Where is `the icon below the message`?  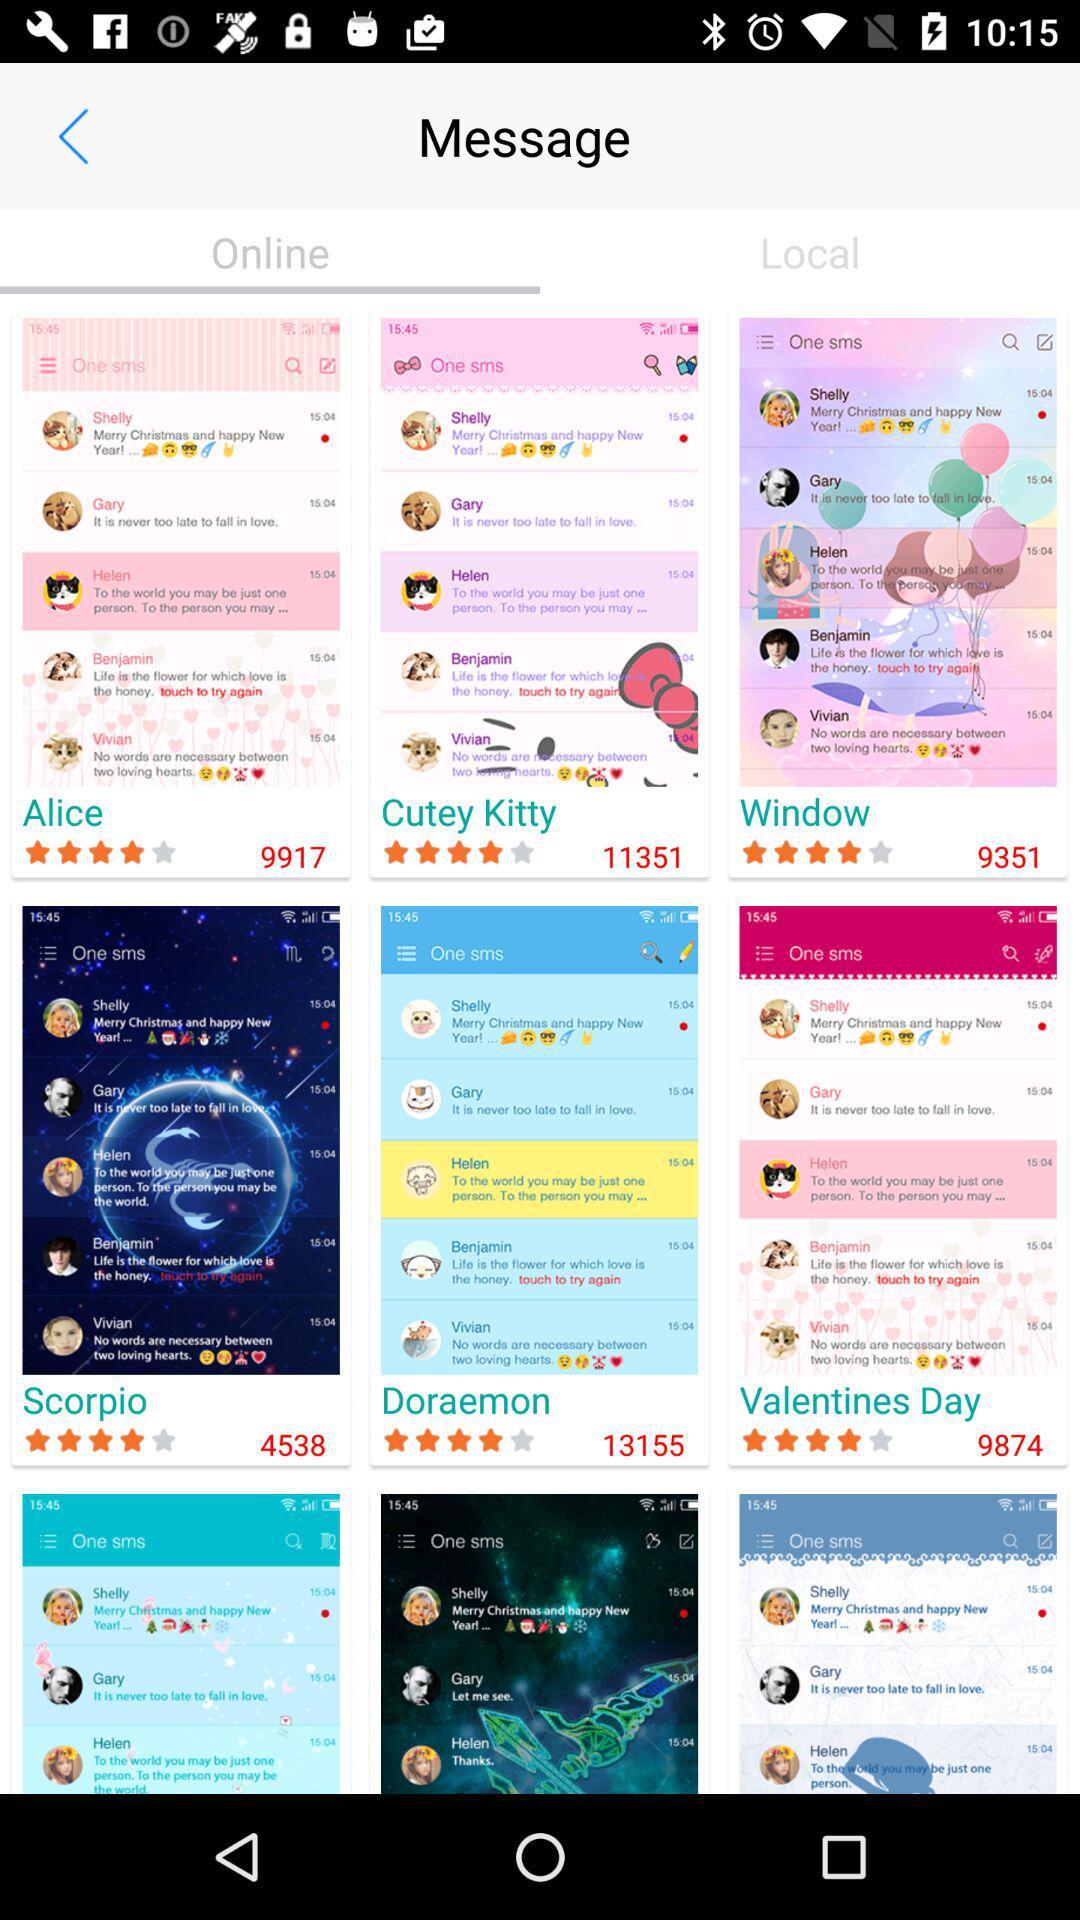 the icon below the message is located at coordinates (810, 251).